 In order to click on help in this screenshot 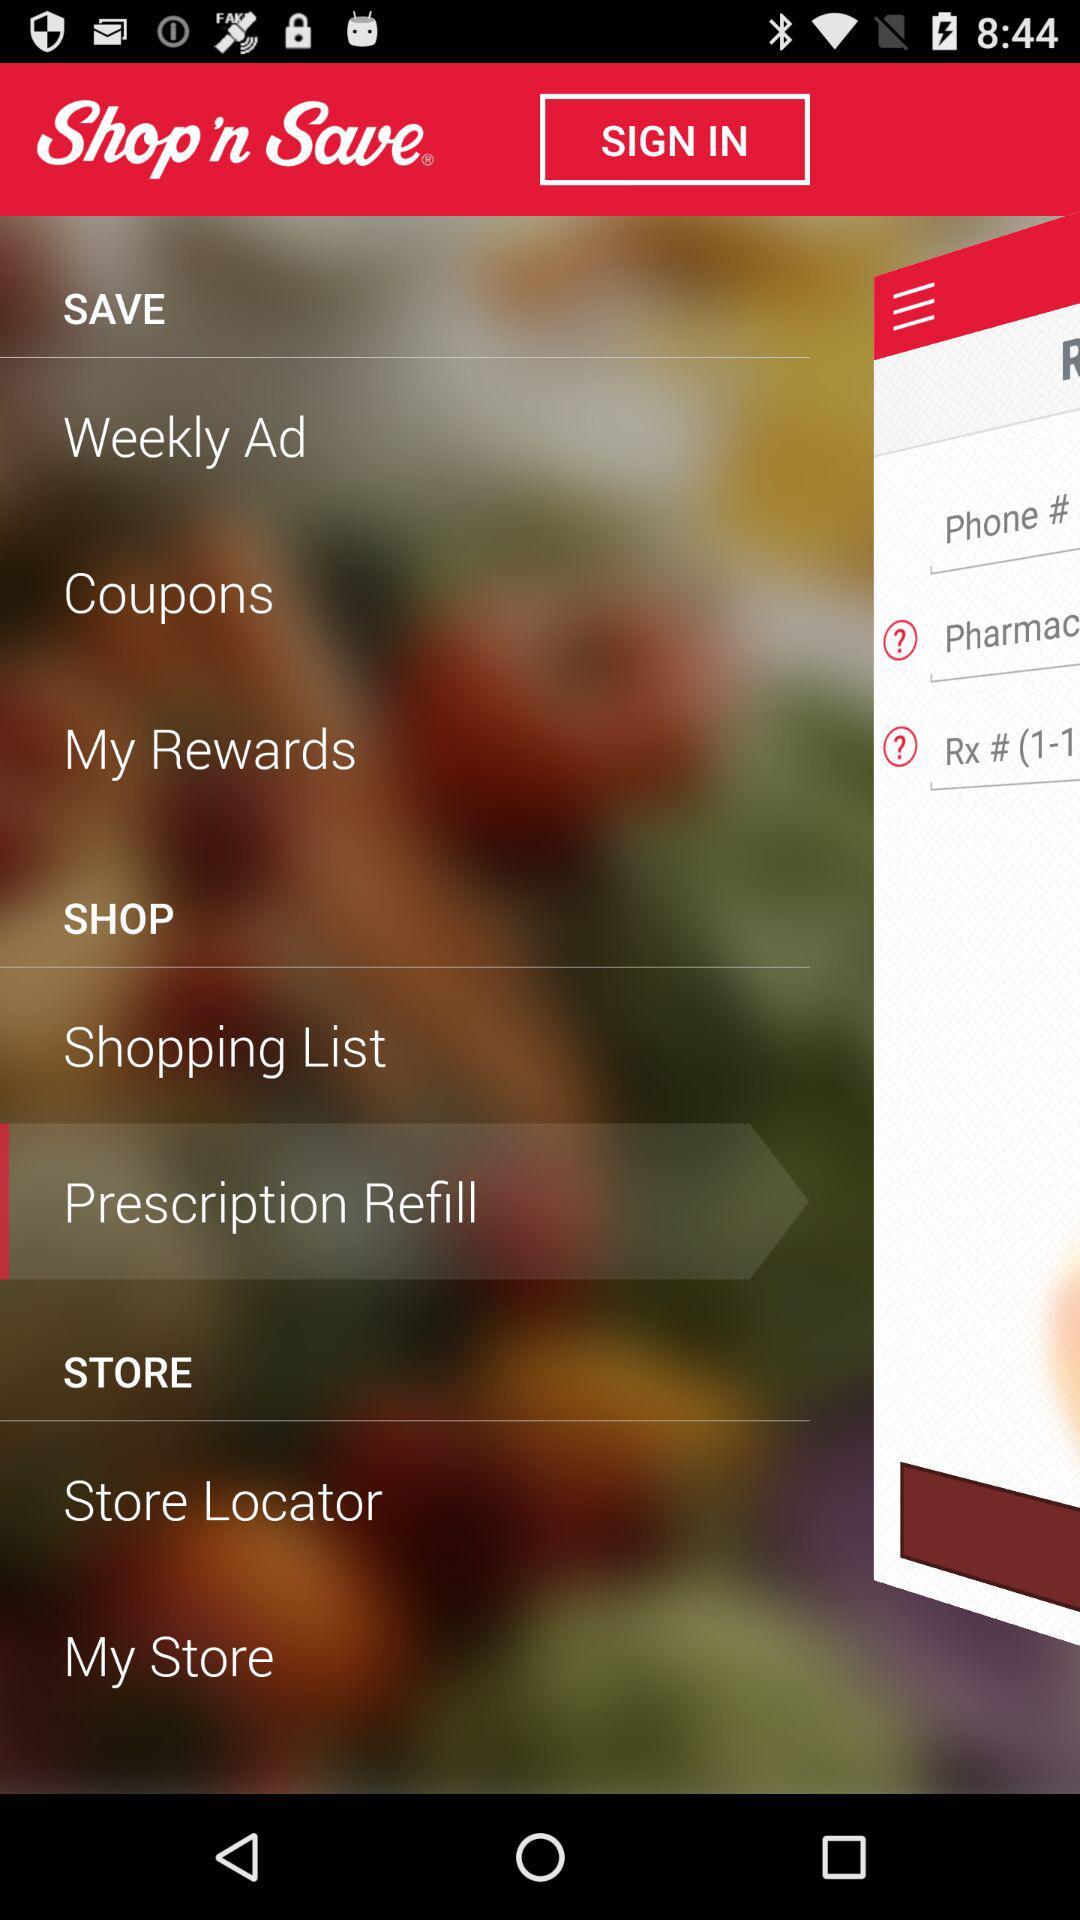, I will do `click(900, 633)`.